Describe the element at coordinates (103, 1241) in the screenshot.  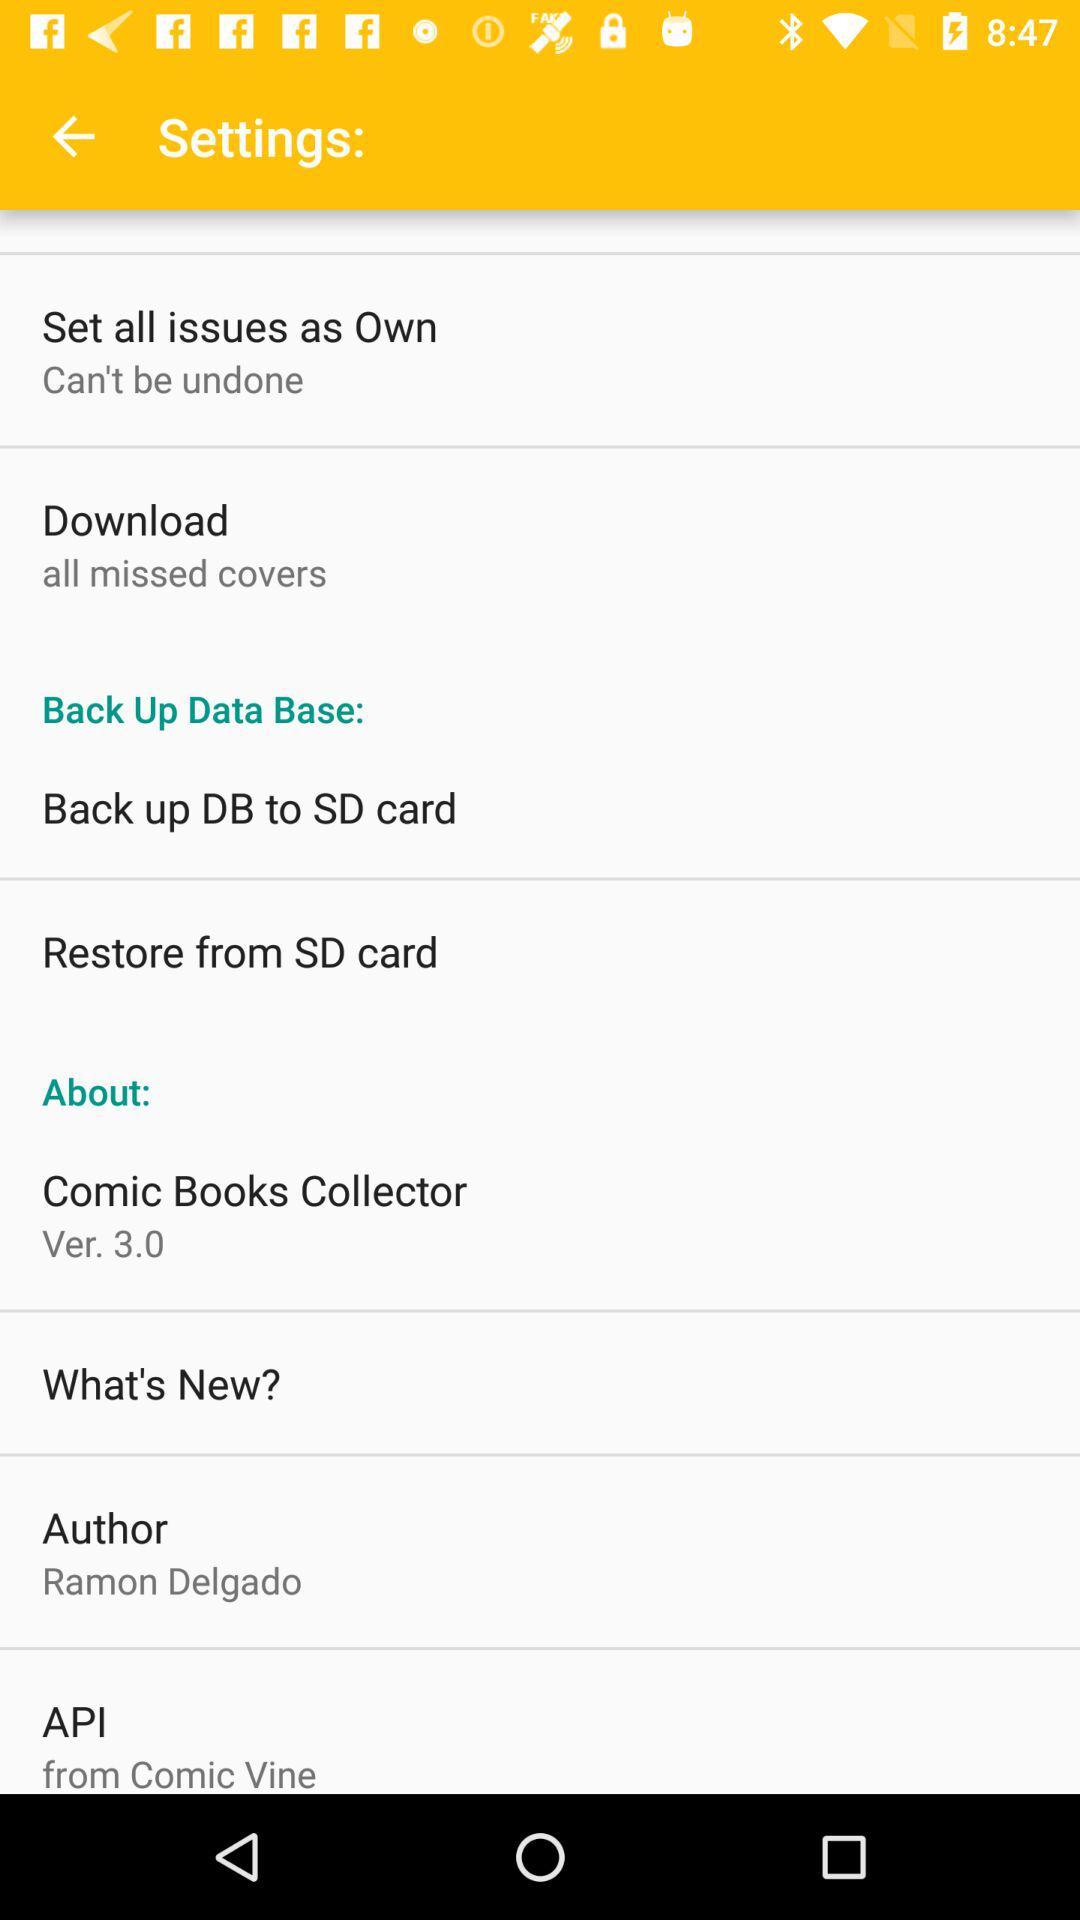
I see `the item below comic books collector item` at that location.